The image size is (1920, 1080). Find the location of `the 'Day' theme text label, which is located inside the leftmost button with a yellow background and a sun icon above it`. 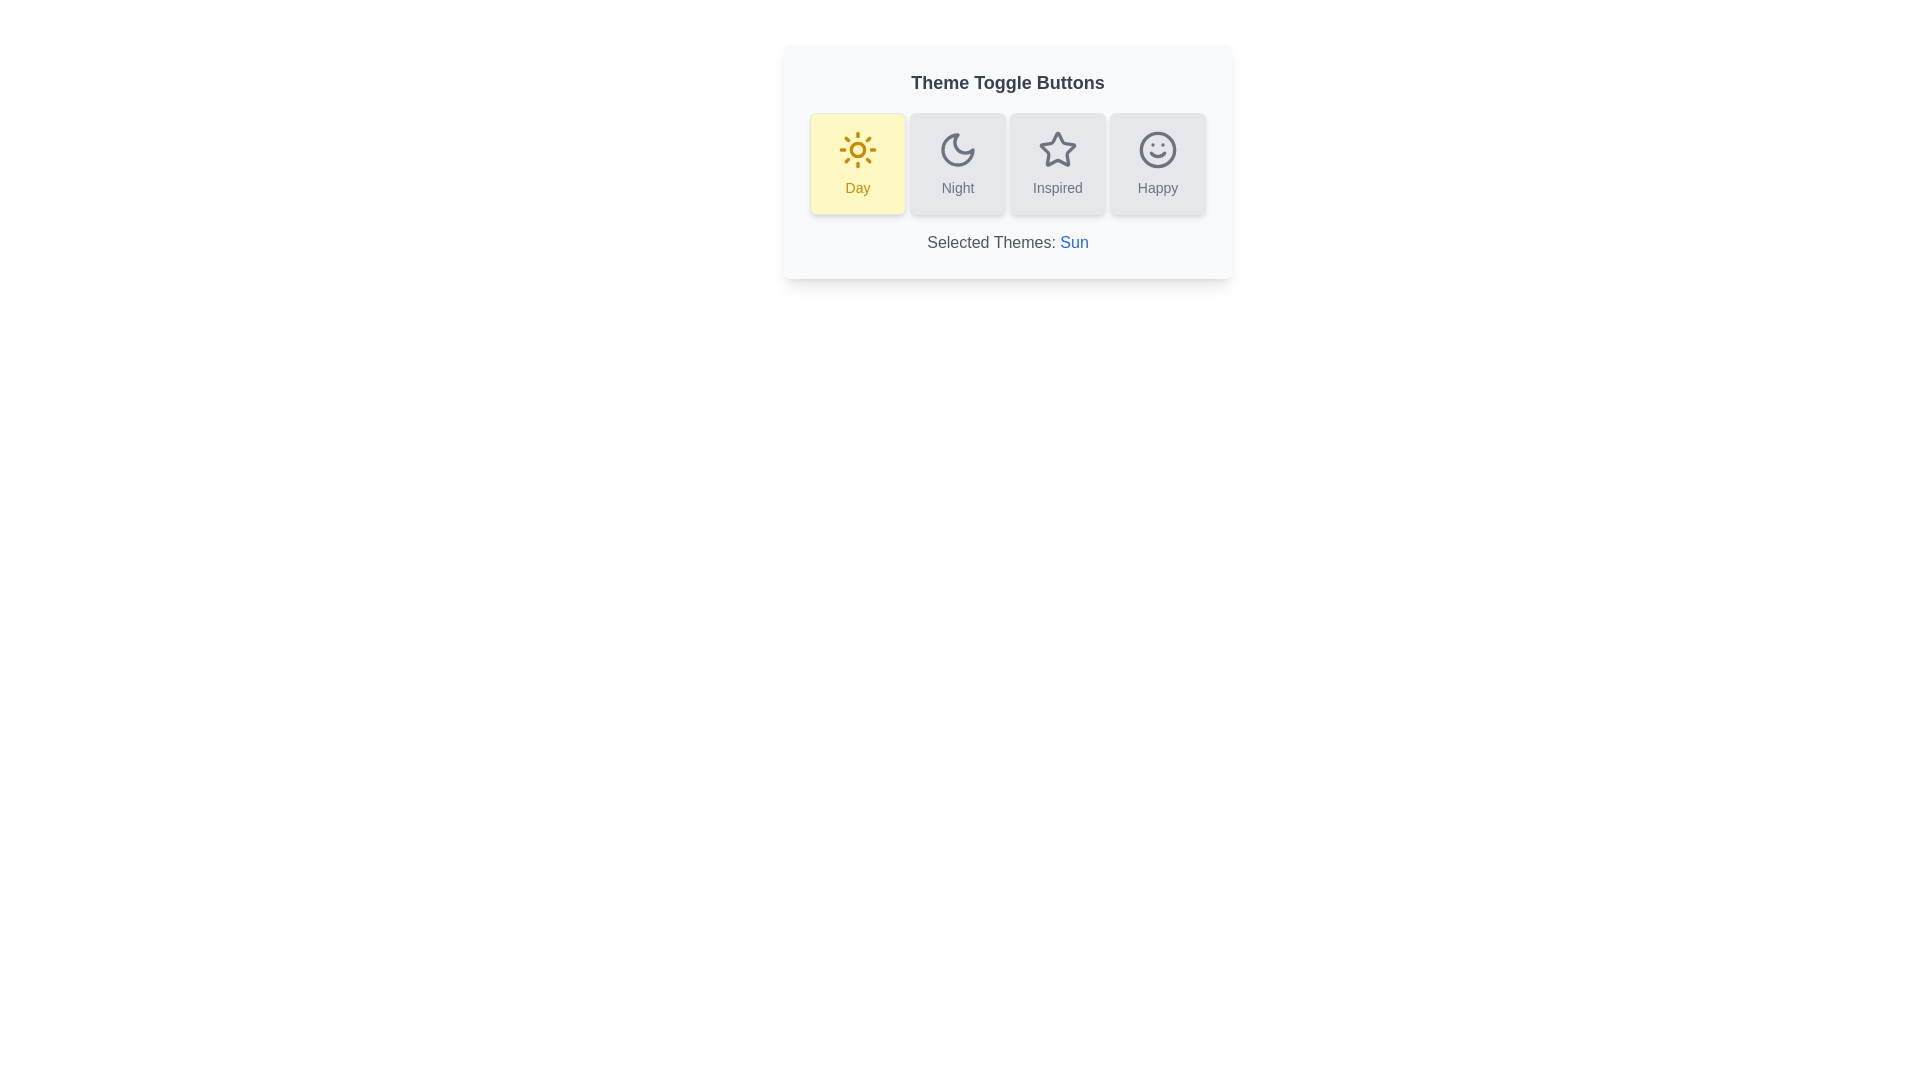

the 'Day' theme text label, which is located inside the leftmost button with a yellow background and a sun icon above it is located at coordinates (858, 188).